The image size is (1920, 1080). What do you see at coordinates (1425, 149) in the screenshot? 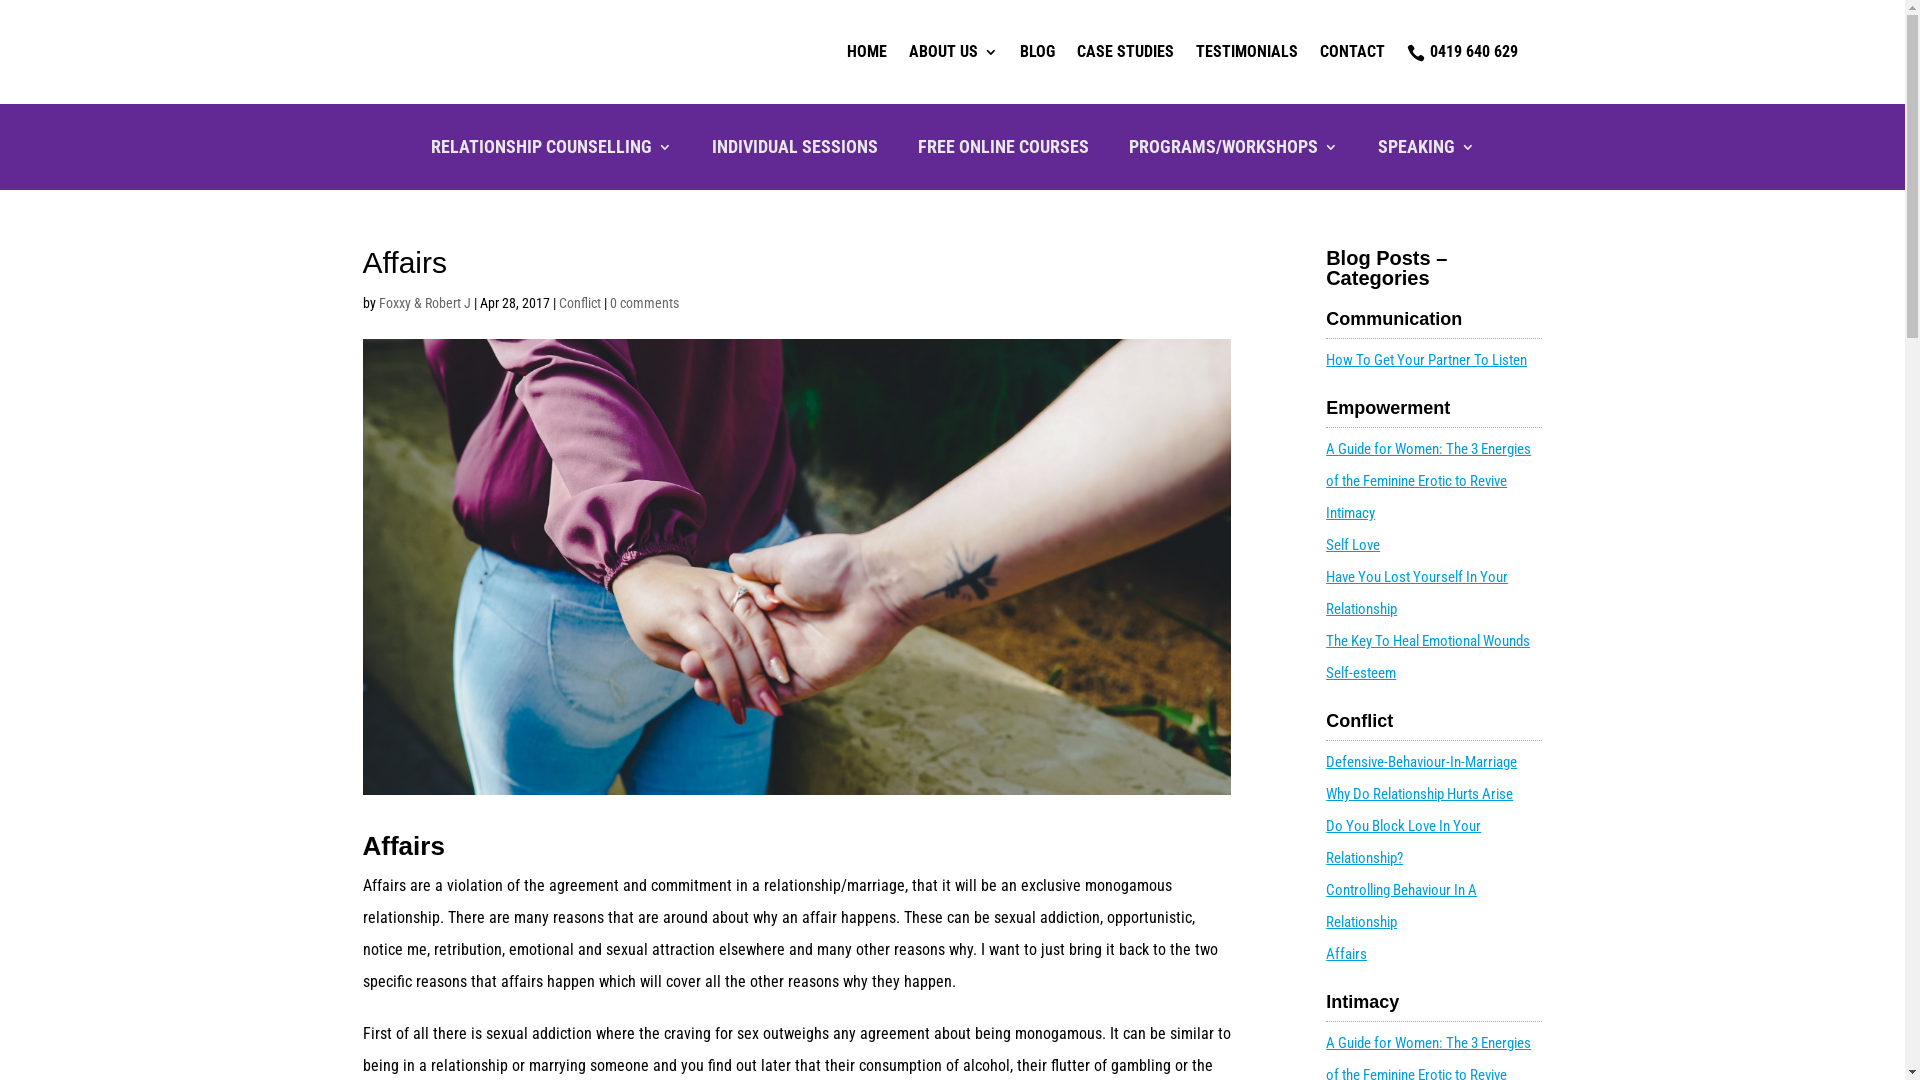
I see `'SPEAKING'` at bounding box center [1425, 149].